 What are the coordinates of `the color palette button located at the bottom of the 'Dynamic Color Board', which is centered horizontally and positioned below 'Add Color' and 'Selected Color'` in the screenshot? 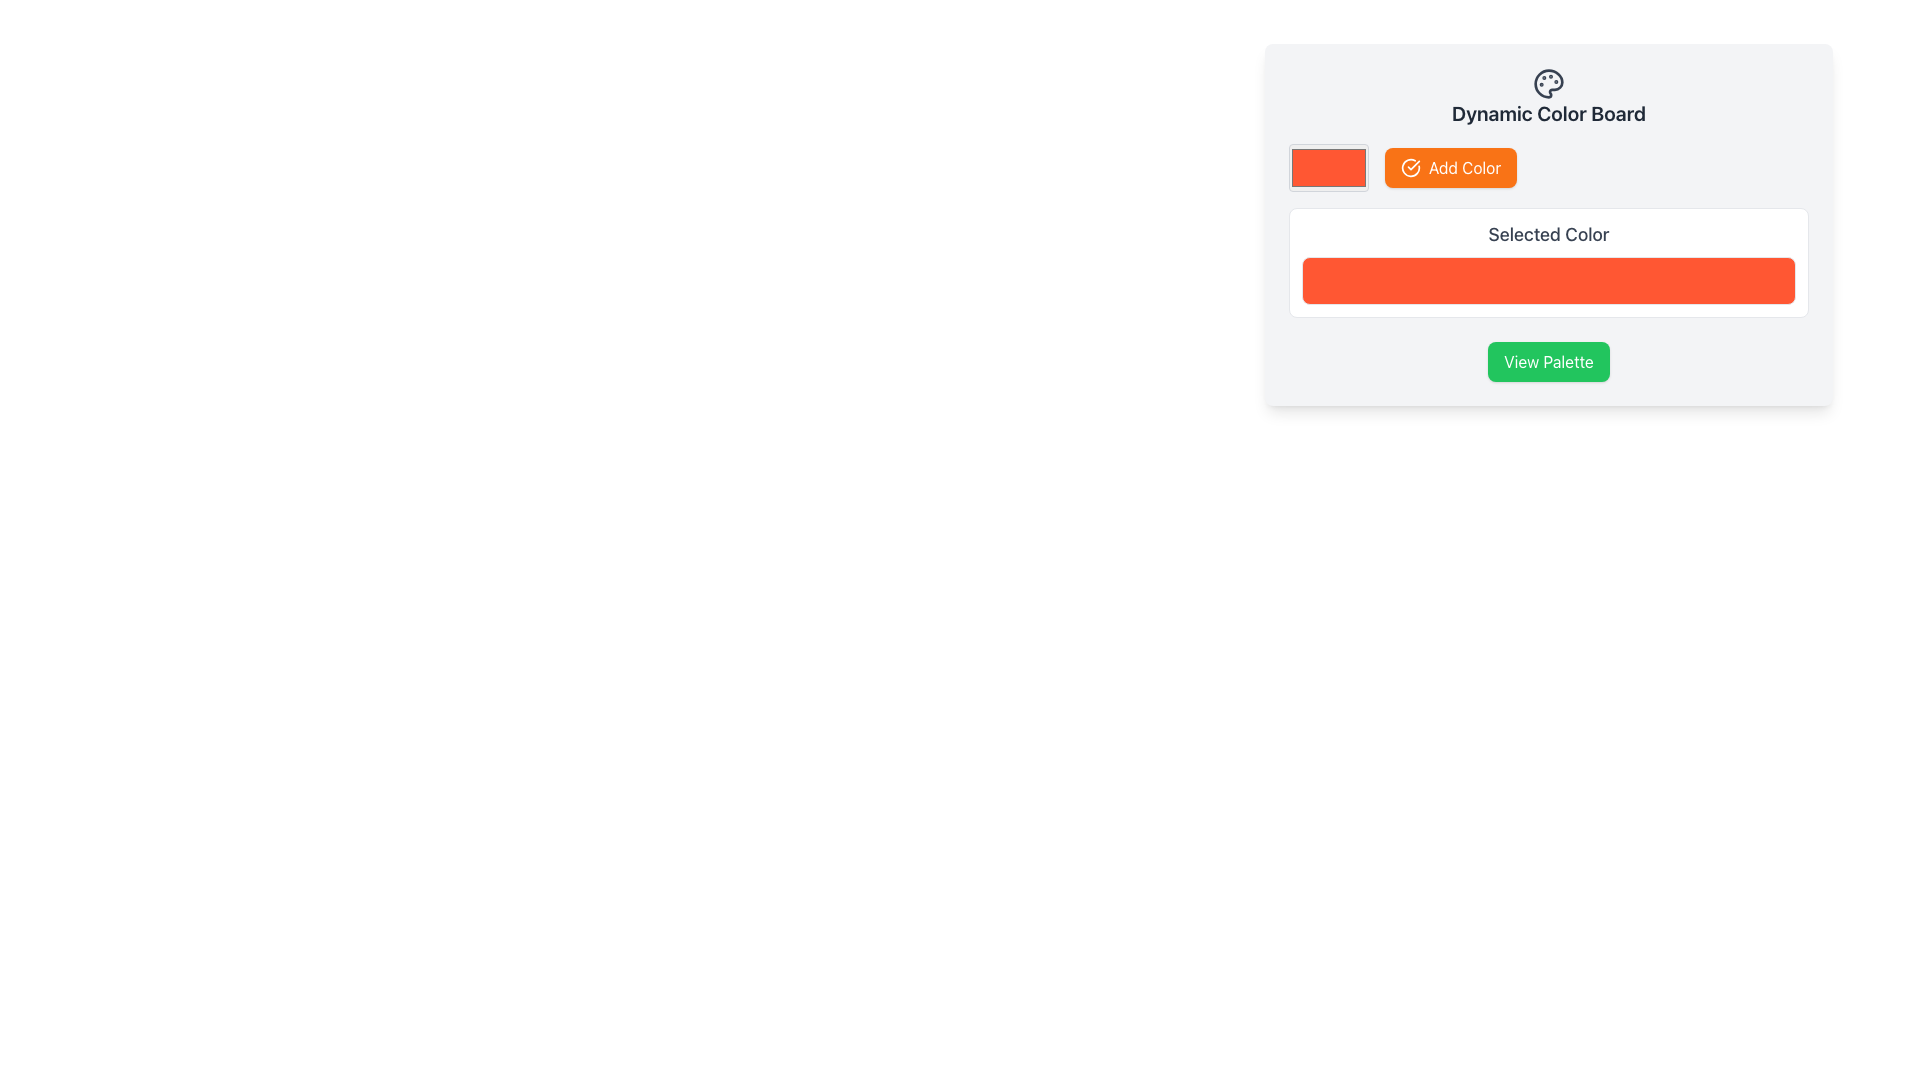 It's located at (1548, 362).